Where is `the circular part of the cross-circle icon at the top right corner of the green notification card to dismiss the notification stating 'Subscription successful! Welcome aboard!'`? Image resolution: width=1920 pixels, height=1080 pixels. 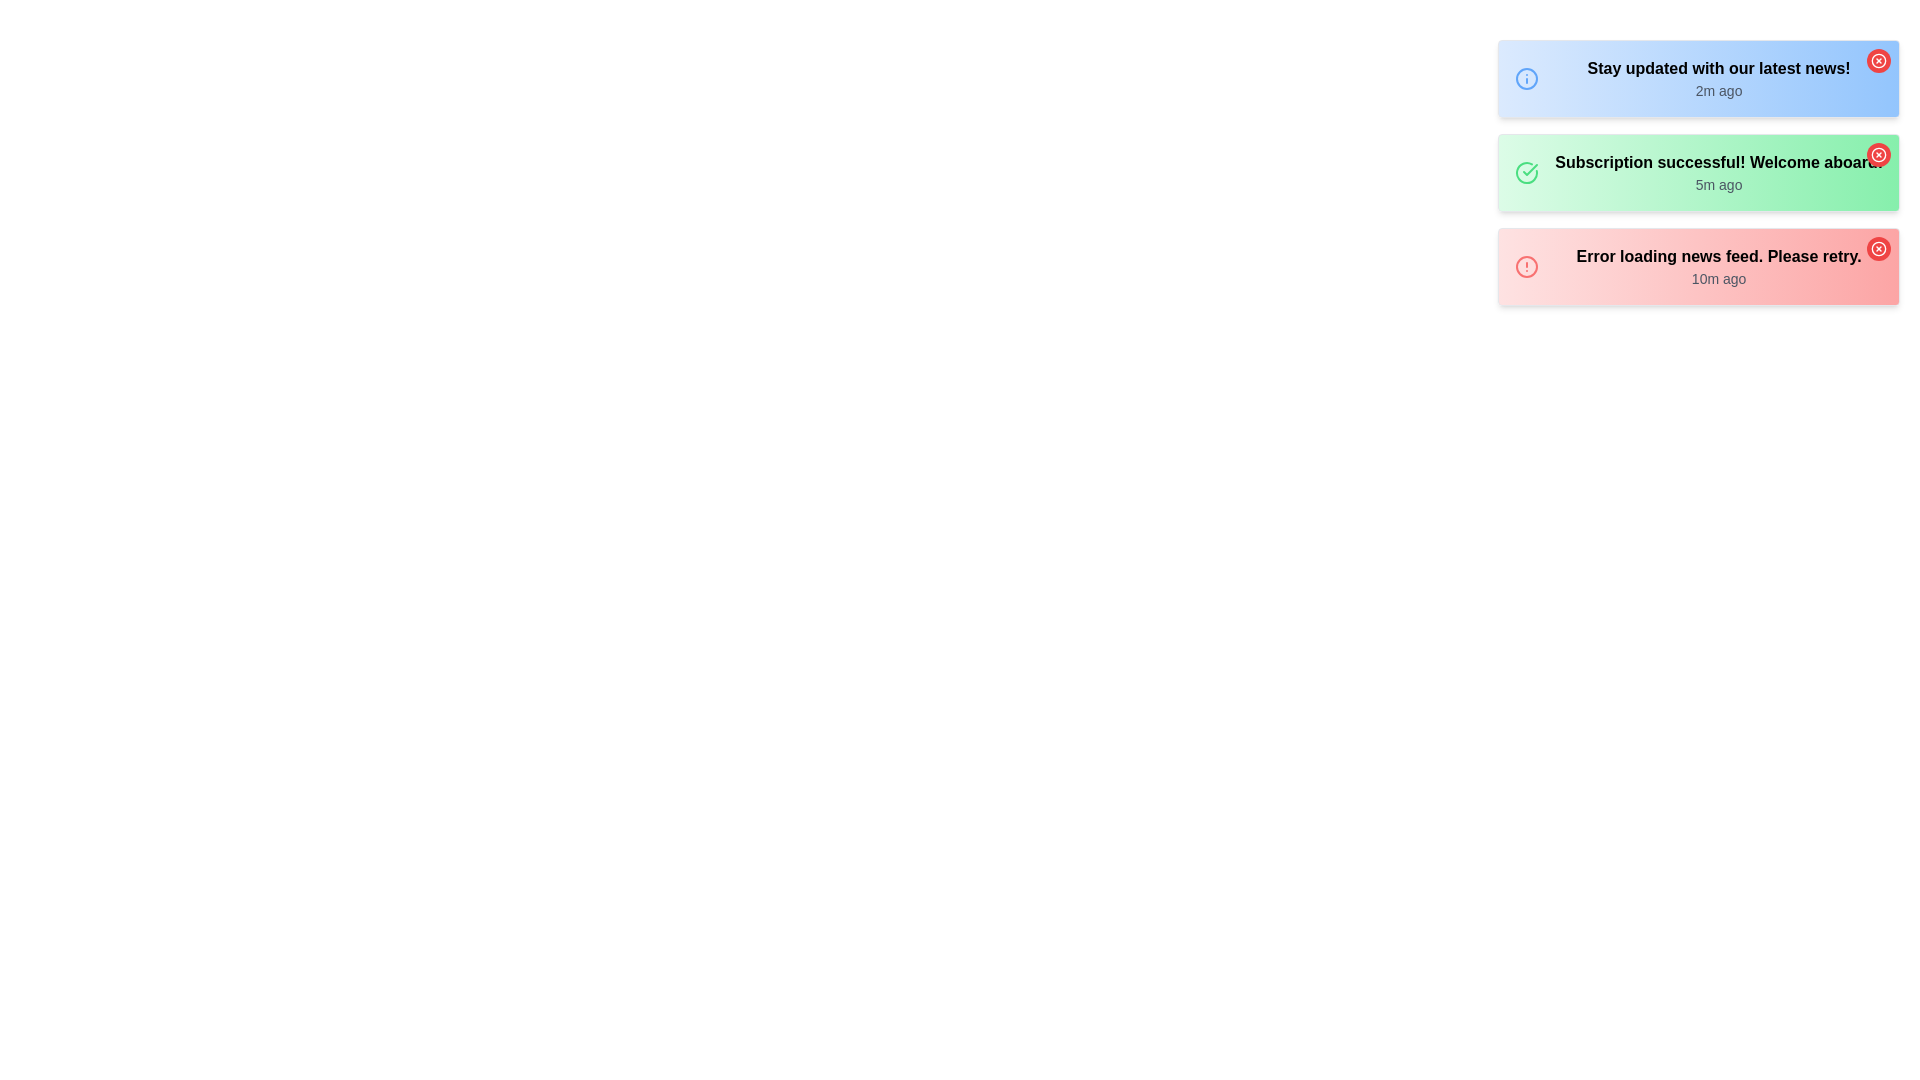
the circular part of the cross-circle icon at the top right corner of the green notification card to dismiss the notification stating 'Subscription successful! Welcome aboard!' is located at coordinates (1877, 248).